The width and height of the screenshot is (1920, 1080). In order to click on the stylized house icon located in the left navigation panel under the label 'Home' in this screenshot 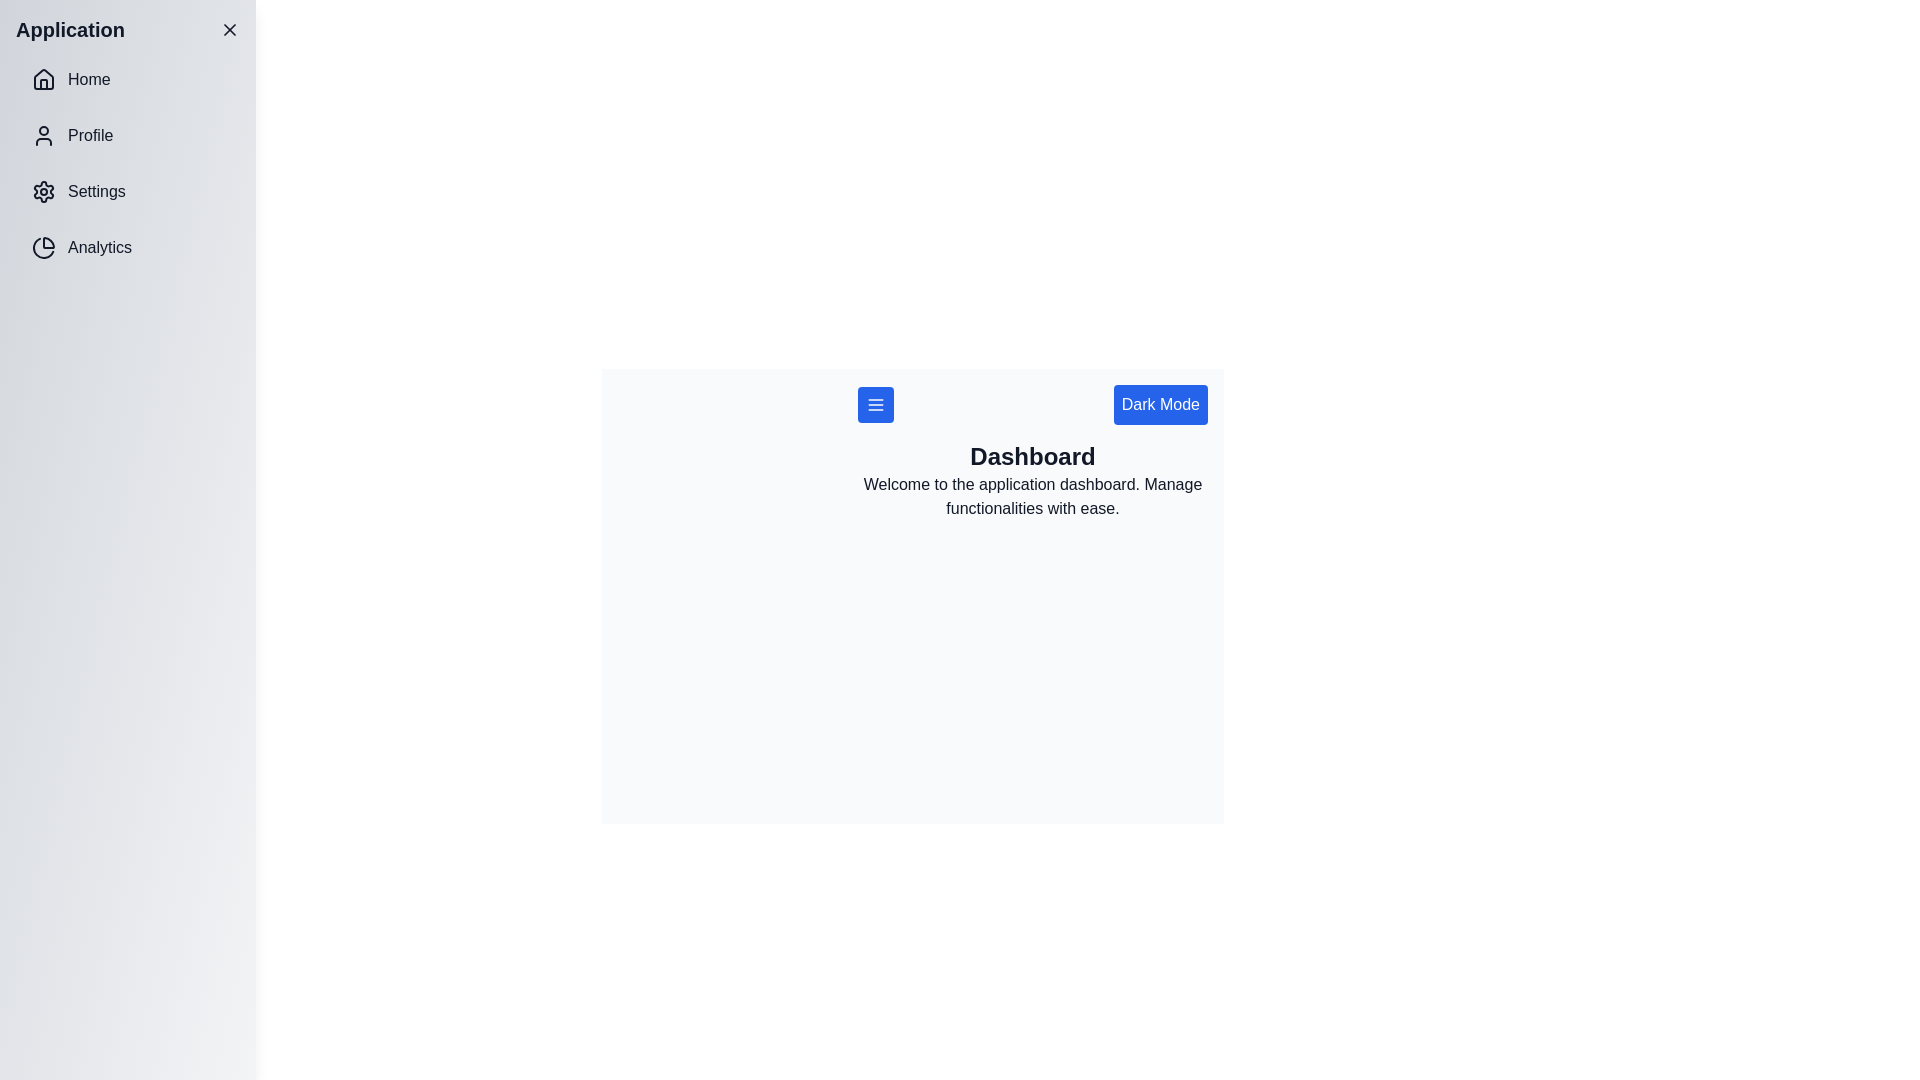, I will do `click(43, 77)`.